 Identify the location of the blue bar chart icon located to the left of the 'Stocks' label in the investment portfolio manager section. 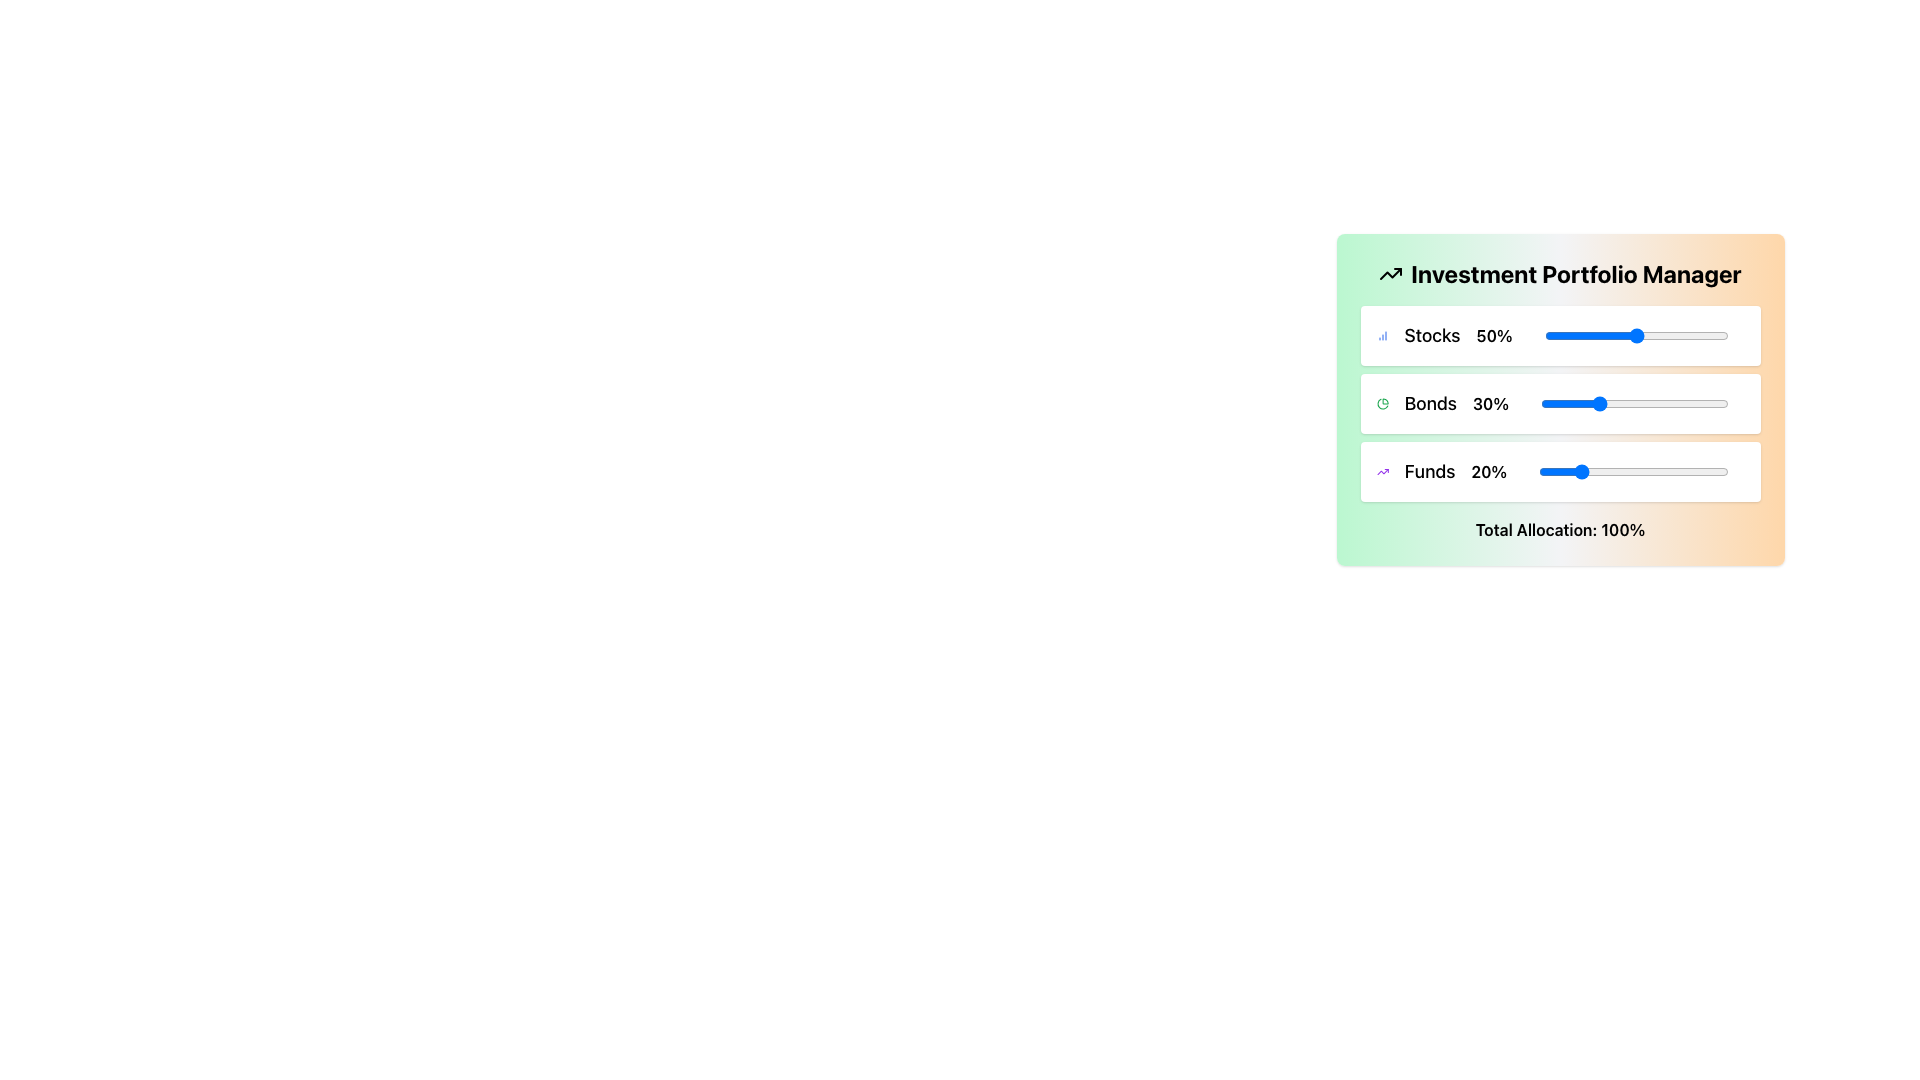
(1381, 334).